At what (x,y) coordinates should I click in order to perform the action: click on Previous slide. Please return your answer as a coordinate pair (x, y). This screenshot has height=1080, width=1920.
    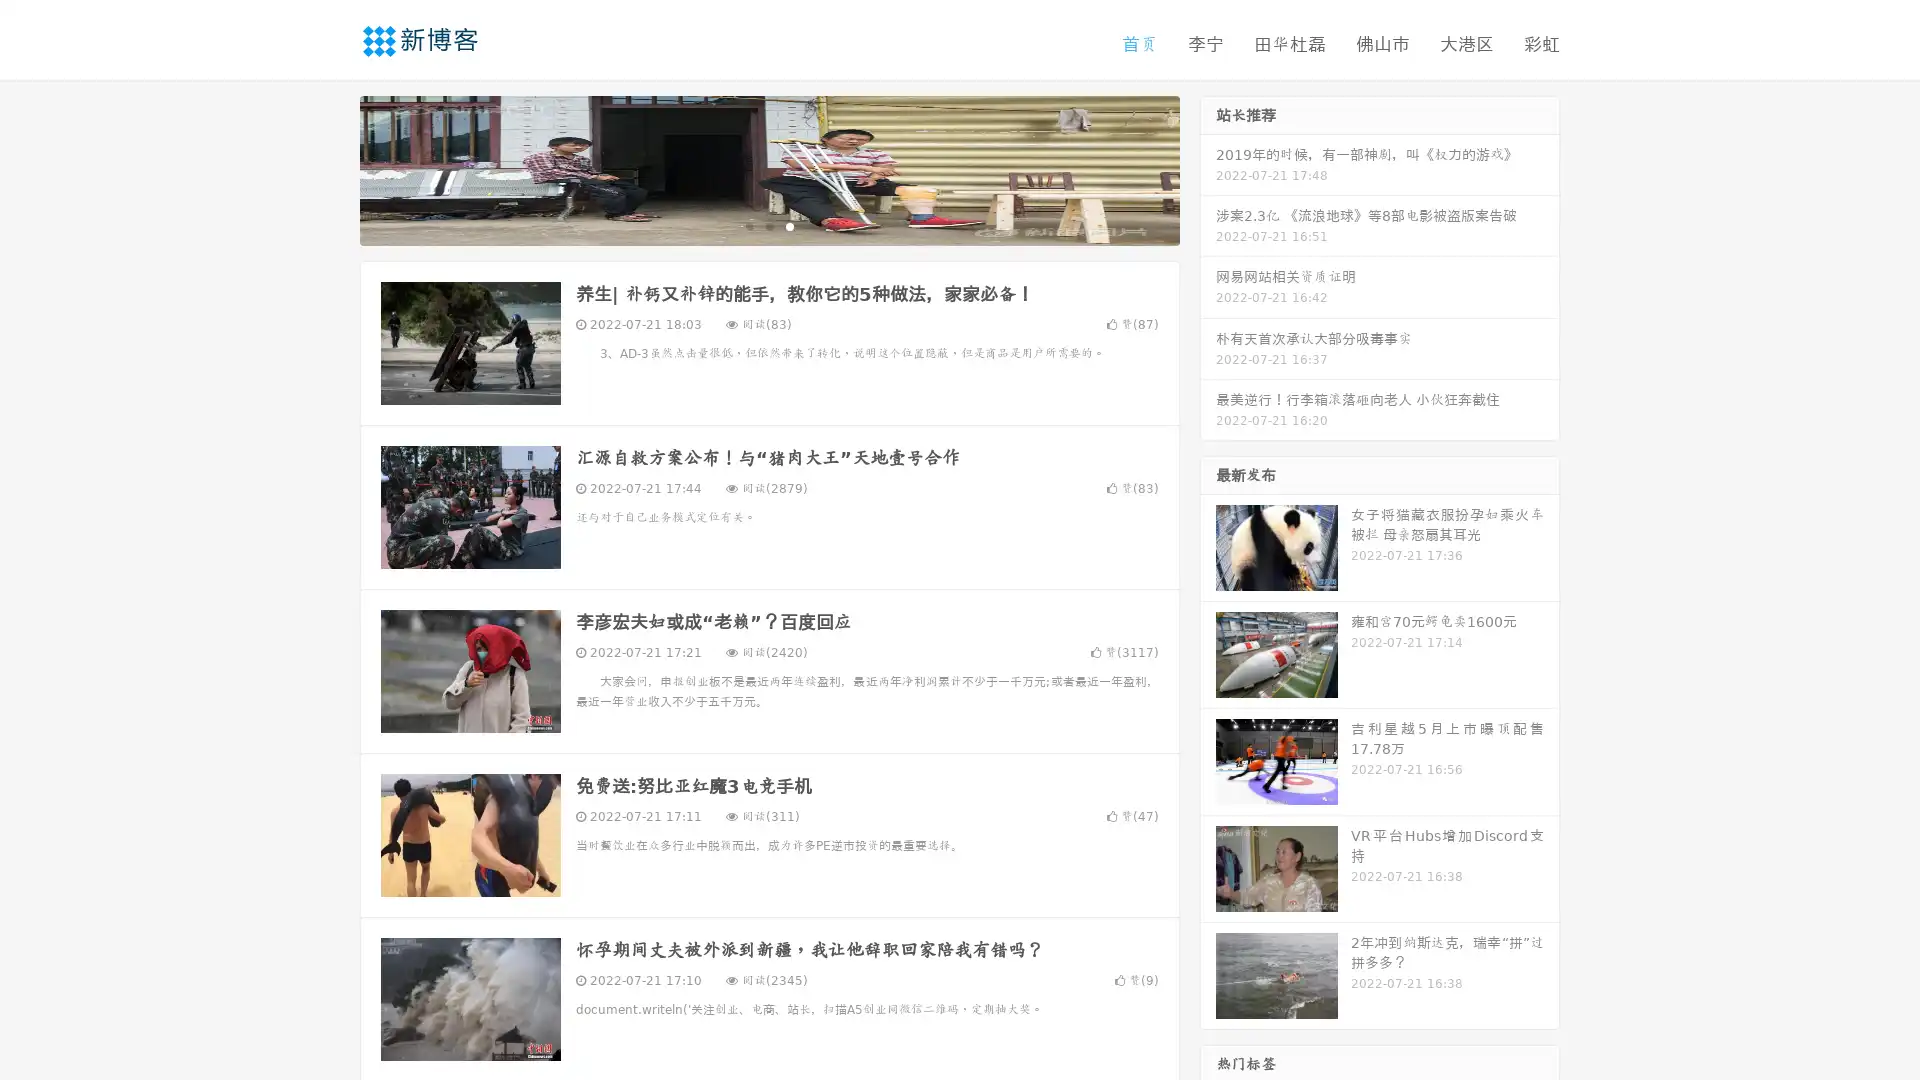
    Looking at the image, I should click on (330, 168).